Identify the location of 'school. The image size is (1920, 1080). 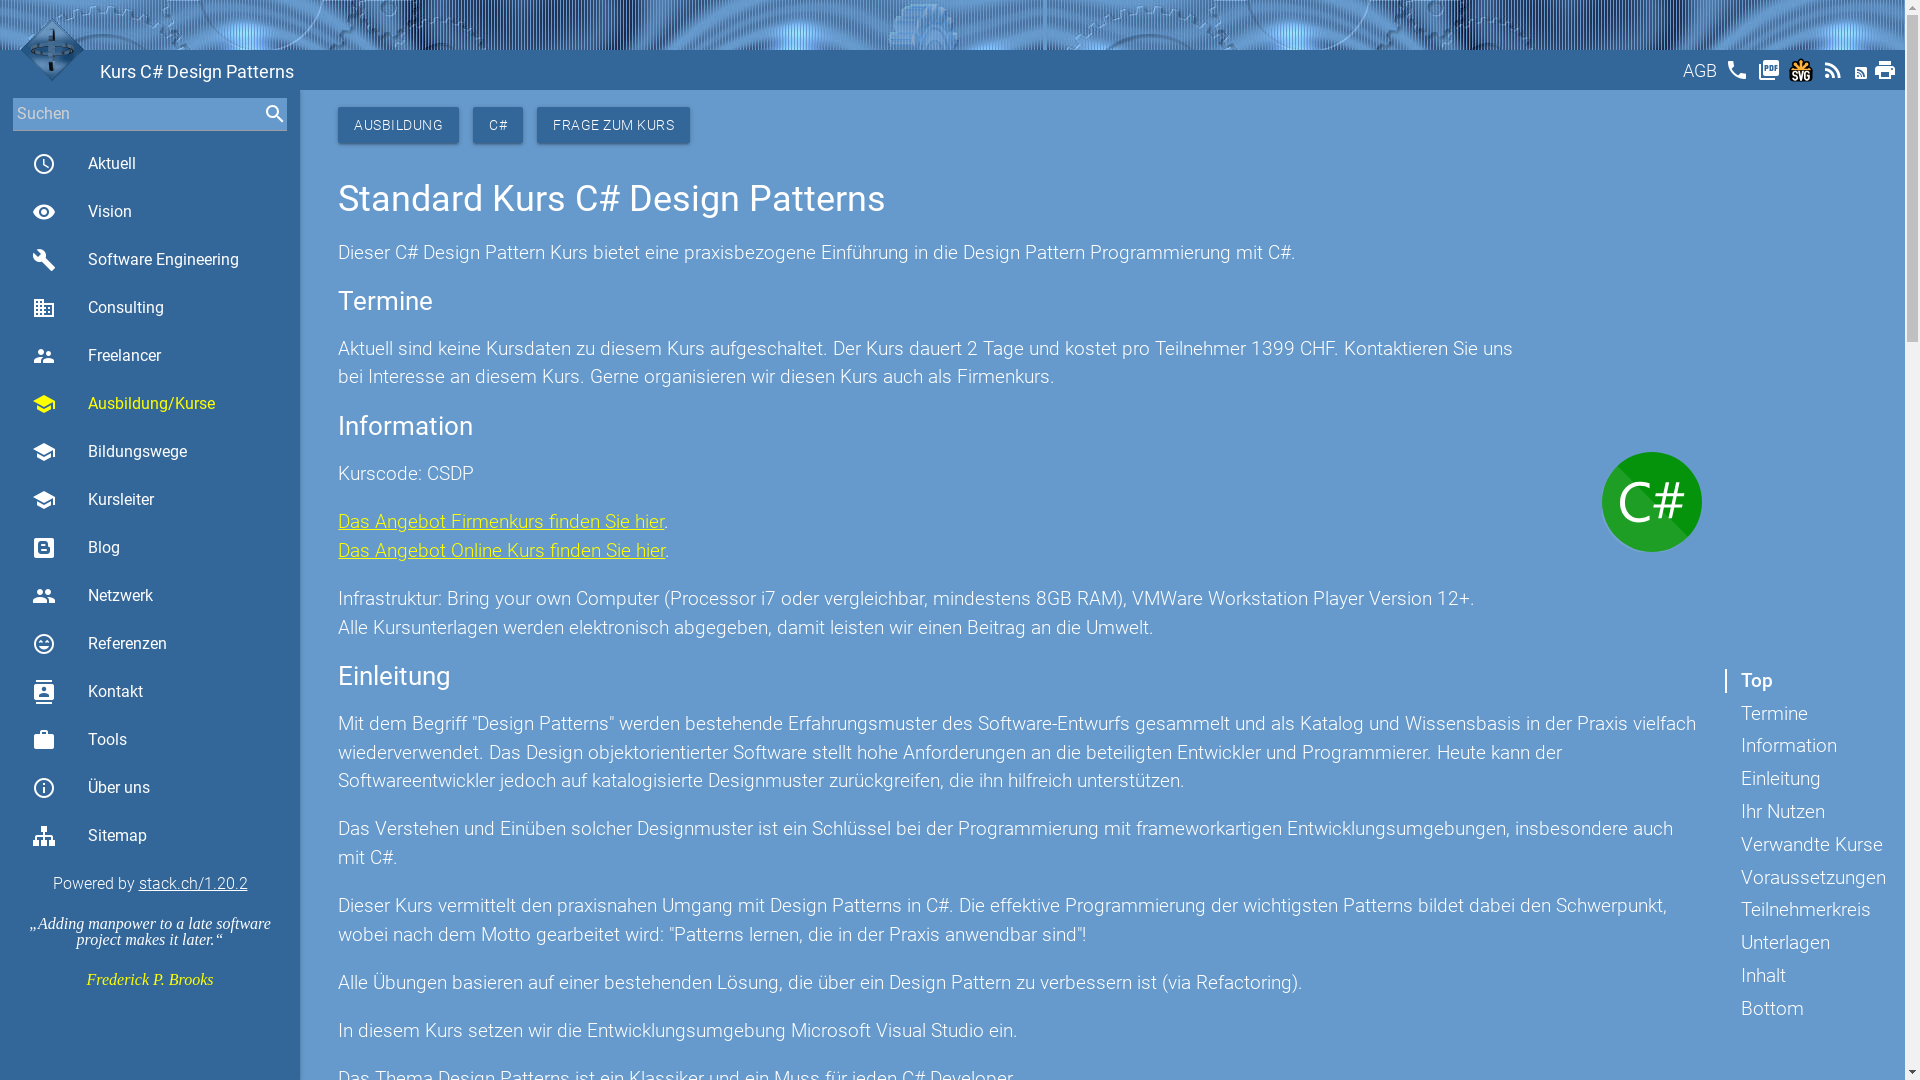
(0, 499).